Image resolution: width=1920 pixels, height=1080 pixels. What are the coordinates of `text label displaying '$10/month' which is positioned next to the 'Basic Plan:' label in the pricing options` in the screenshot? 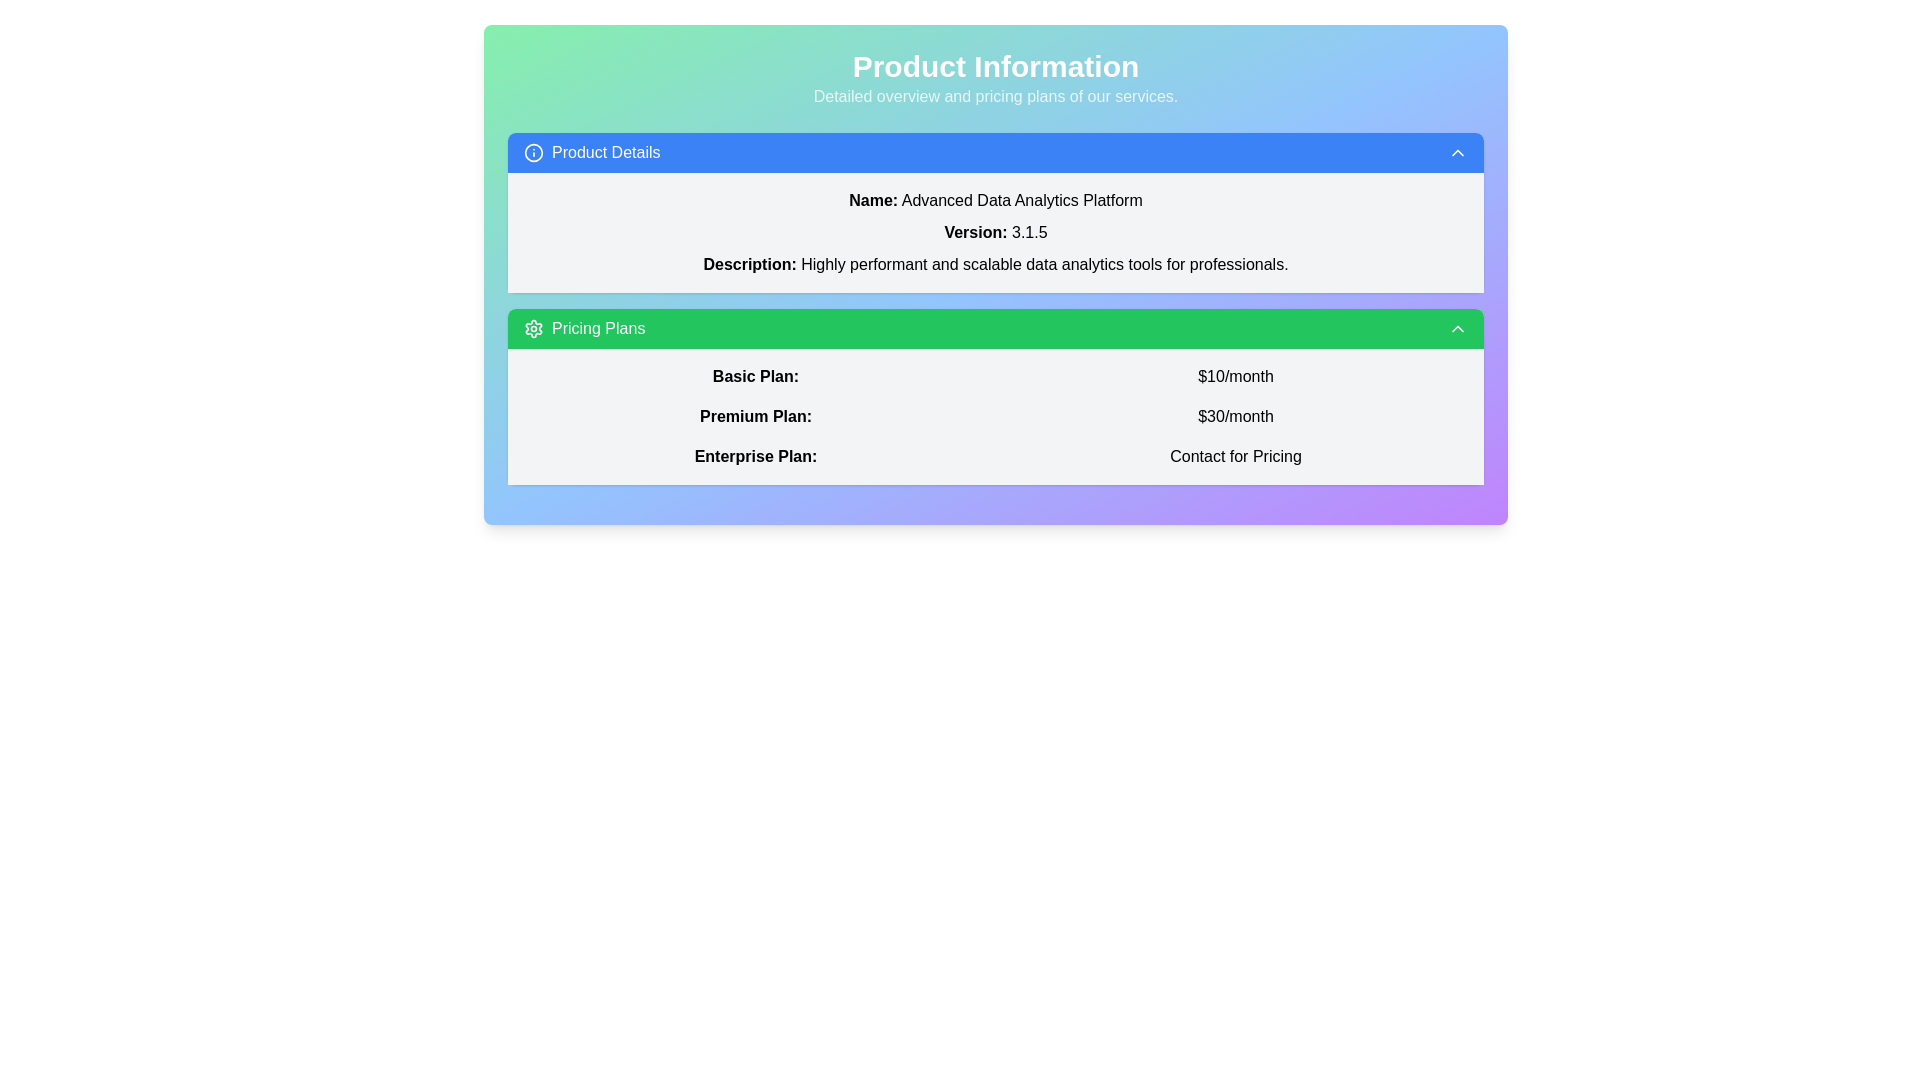 It's located at (1235, 377).